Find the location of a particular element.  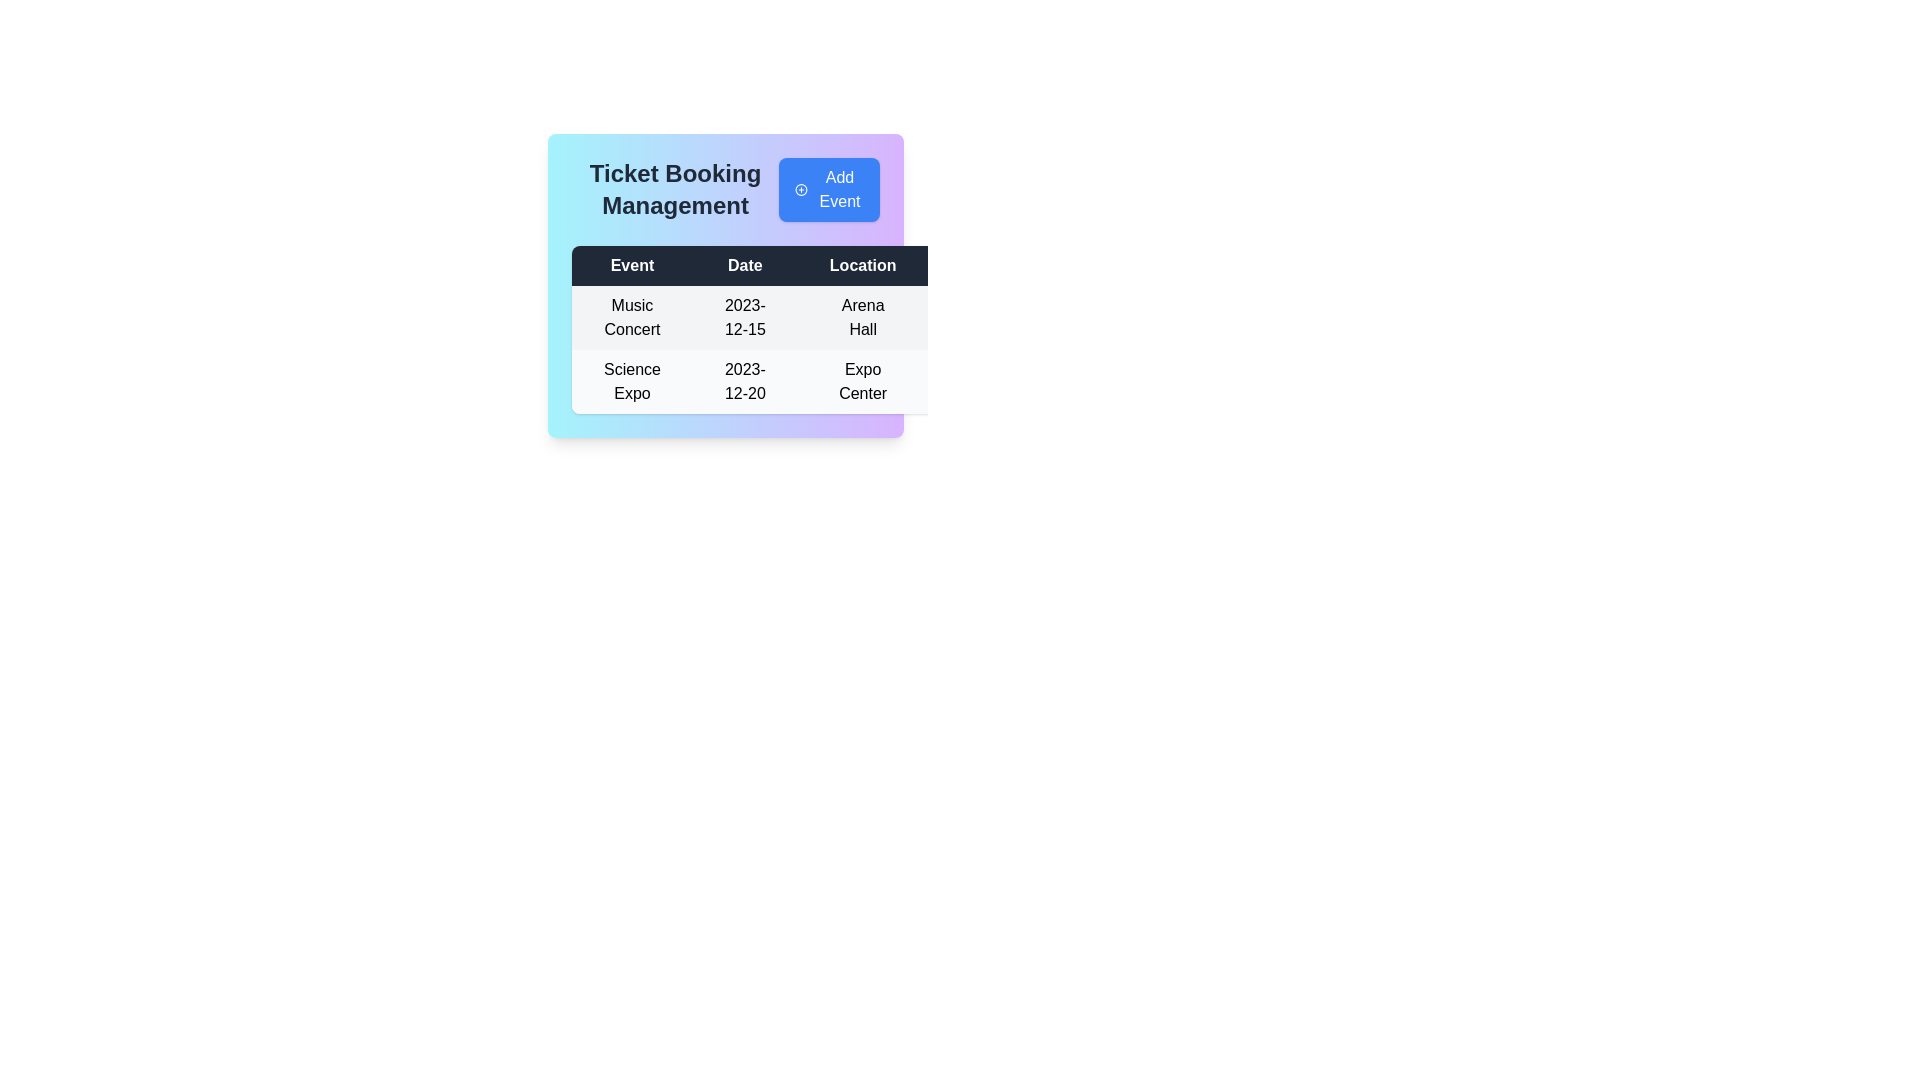

the static text label 'Event', which is the first element in a row of headers at the top of a tabular interface, styled with a dark background and light-colored text is located at coordinates (631, 265).